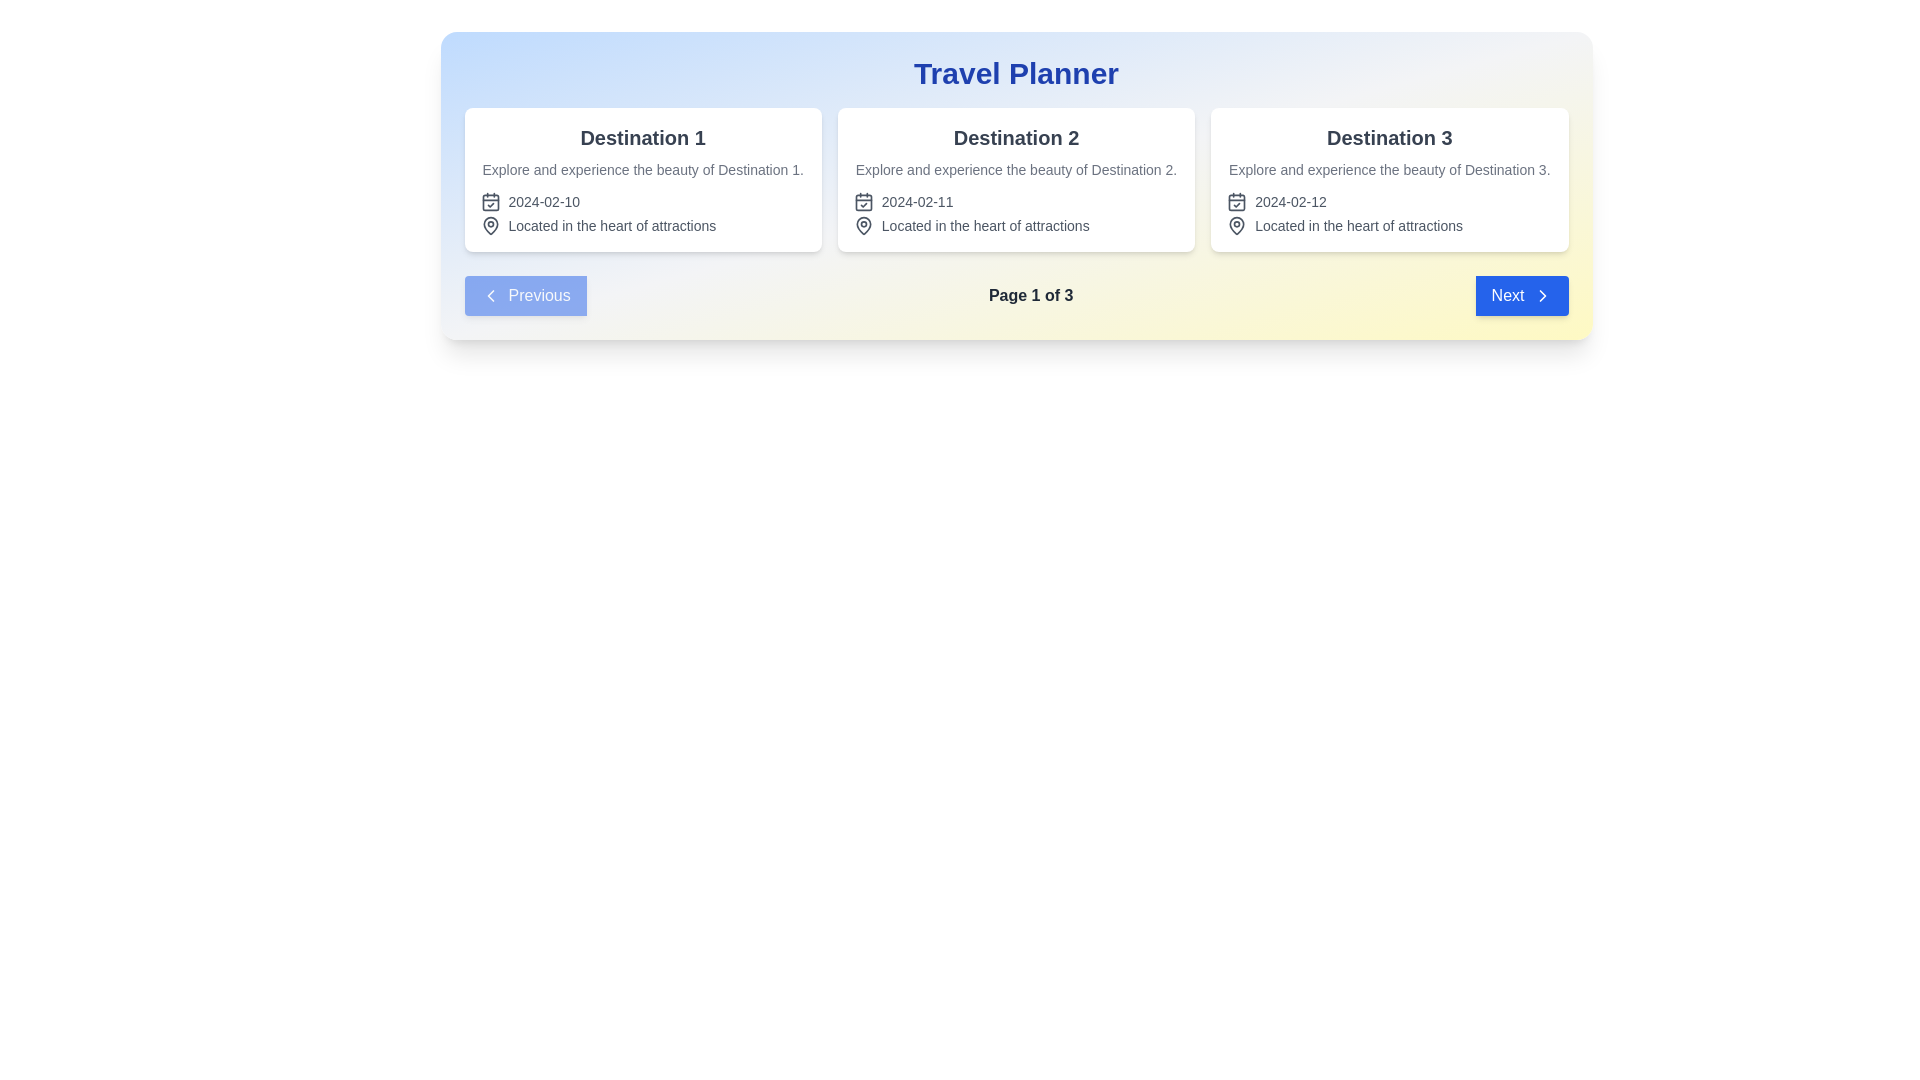 The width and height of the screenshot is (1920, 1080). I want to click on the pin icon located in the third destination card below the title 'Destination 3', which resembles a drop shape and is styled in a dark color, so click(1236, 225).